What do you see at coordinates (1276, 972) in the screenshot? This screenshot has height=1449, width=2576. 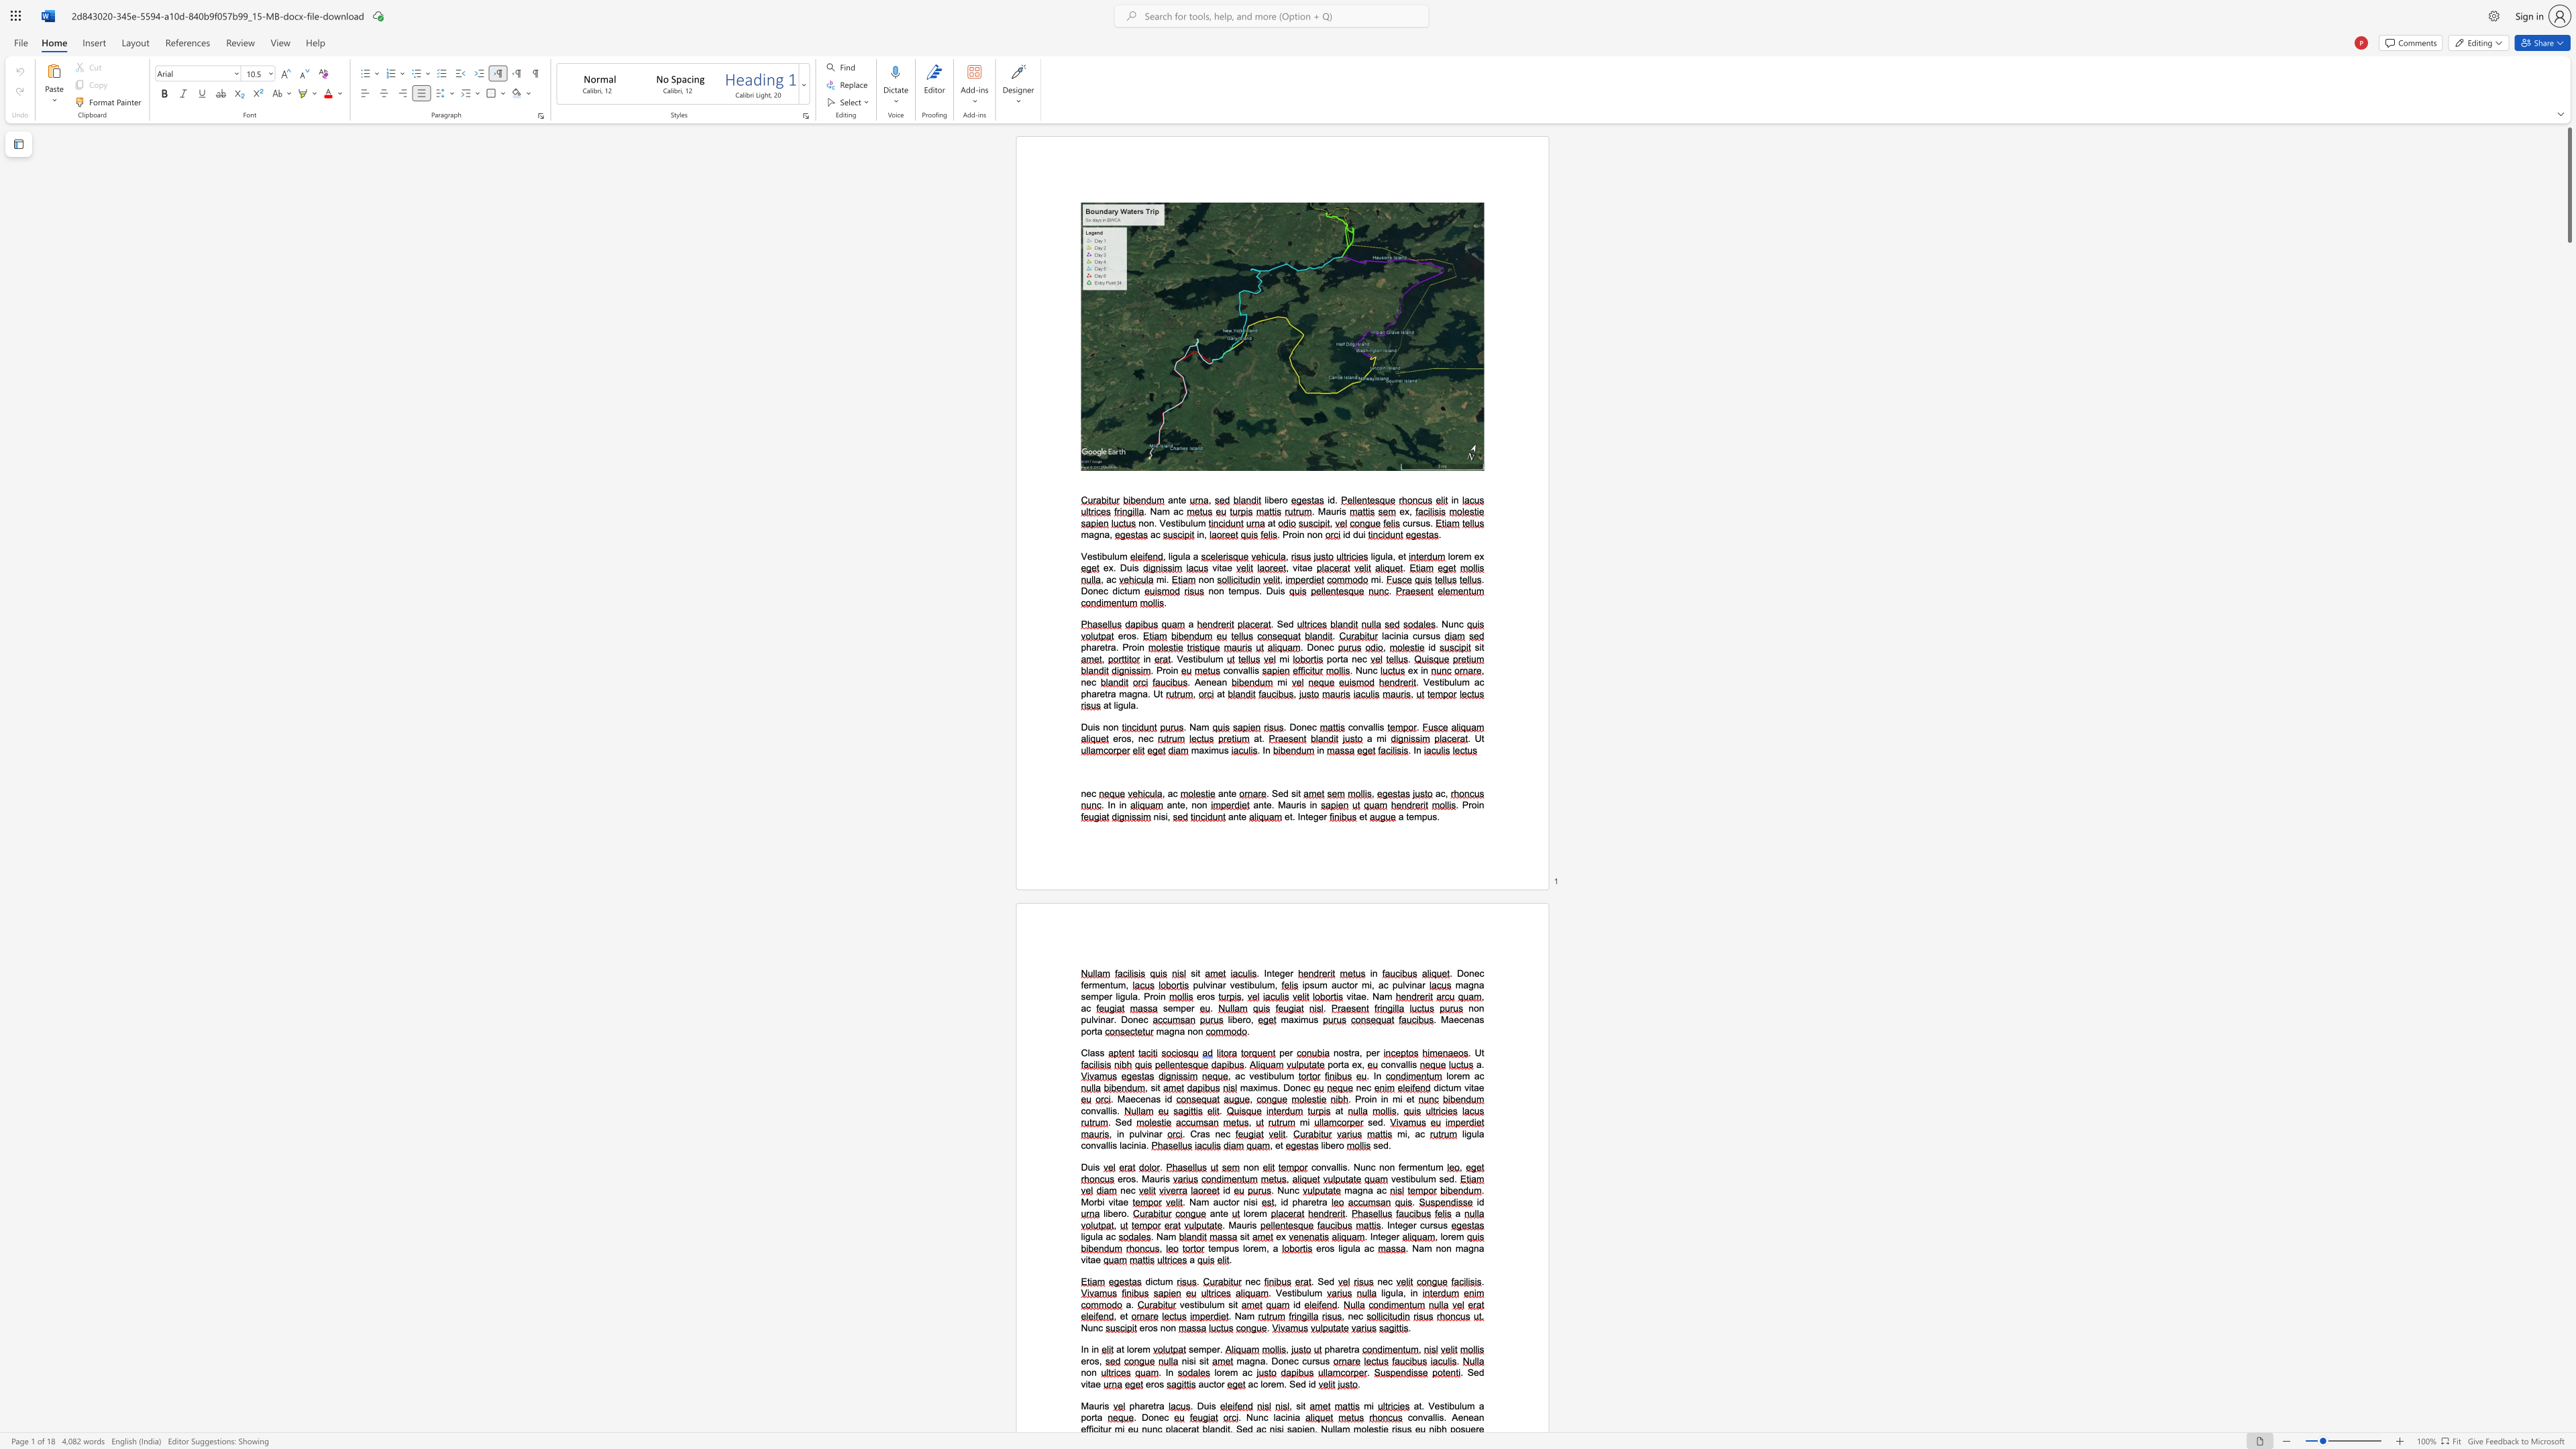 I see `the 1th character "e" in the text` at bounding box center [1276, 972].